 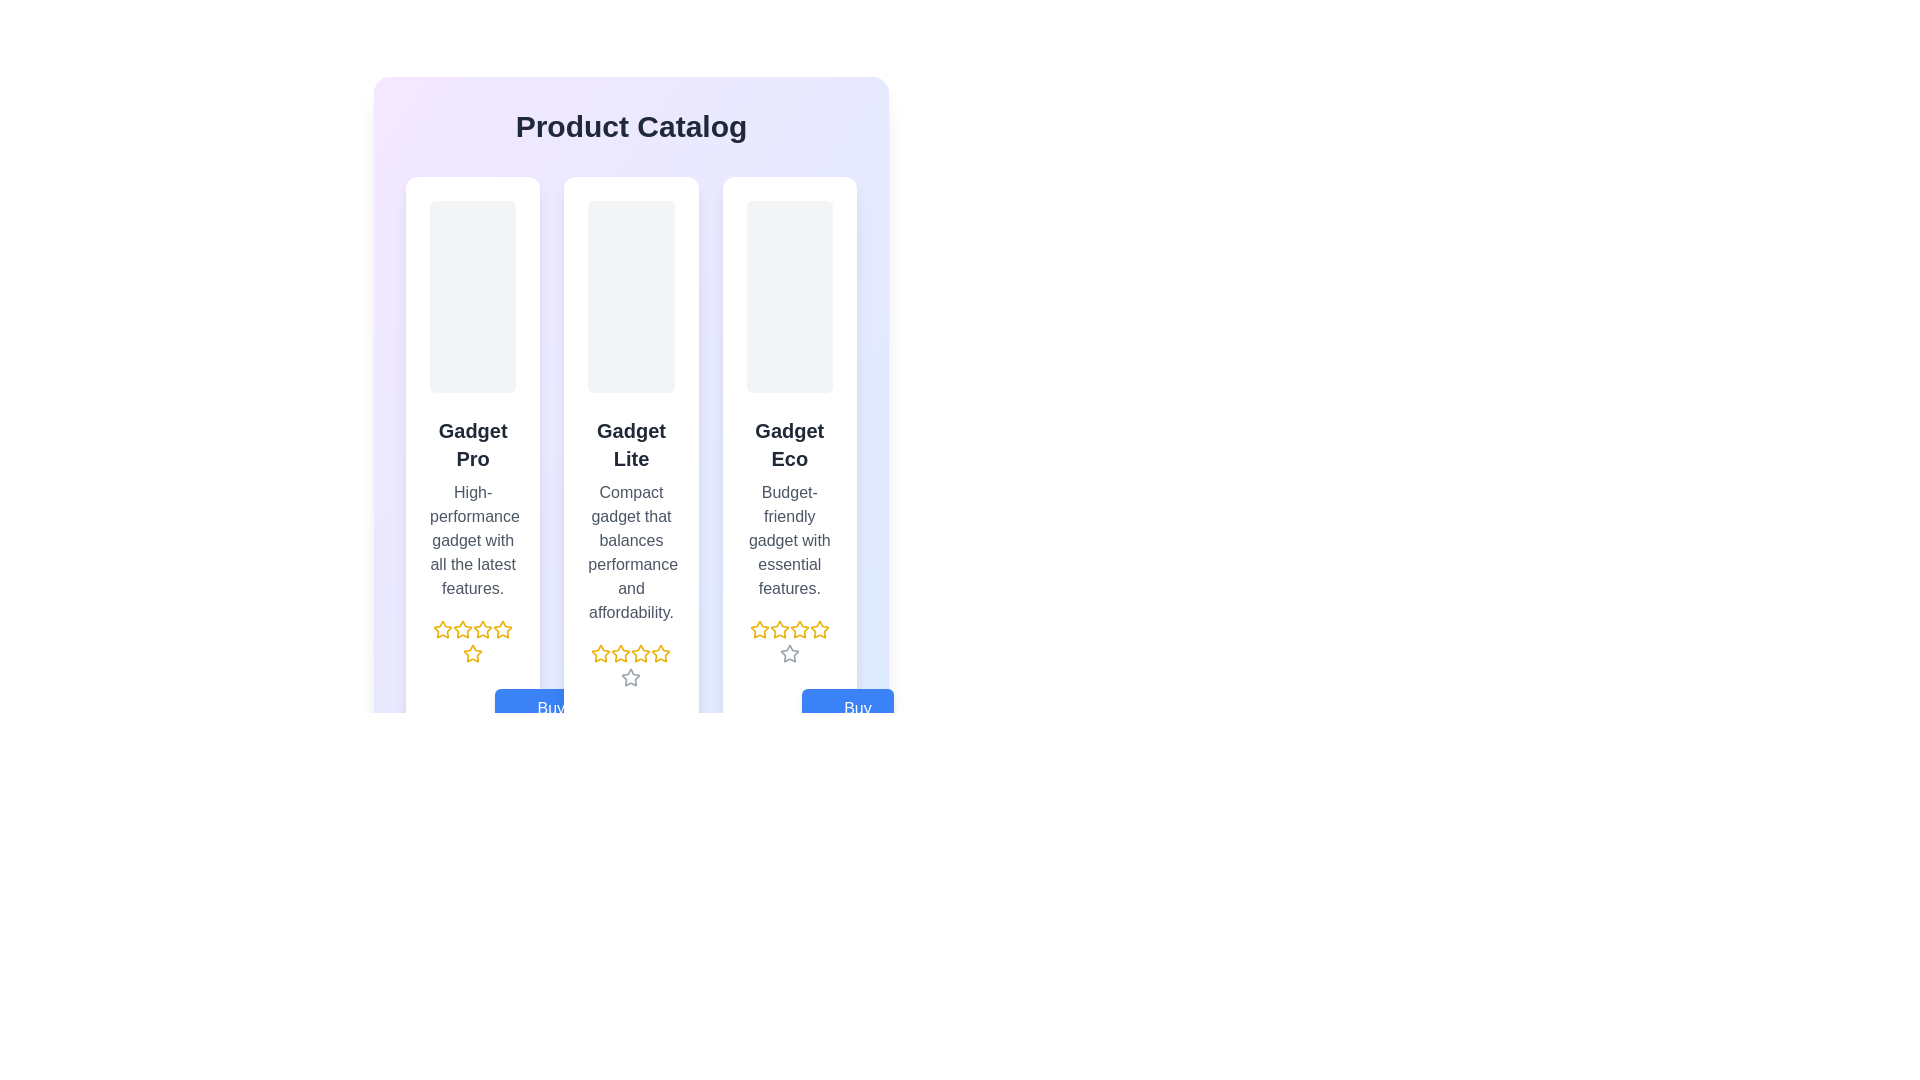 I want to click on the highlighted star in the 5-star rating selector below the title 'High-performance gadget with all the latest features.' to rate the product, so click(x=472, y=640).